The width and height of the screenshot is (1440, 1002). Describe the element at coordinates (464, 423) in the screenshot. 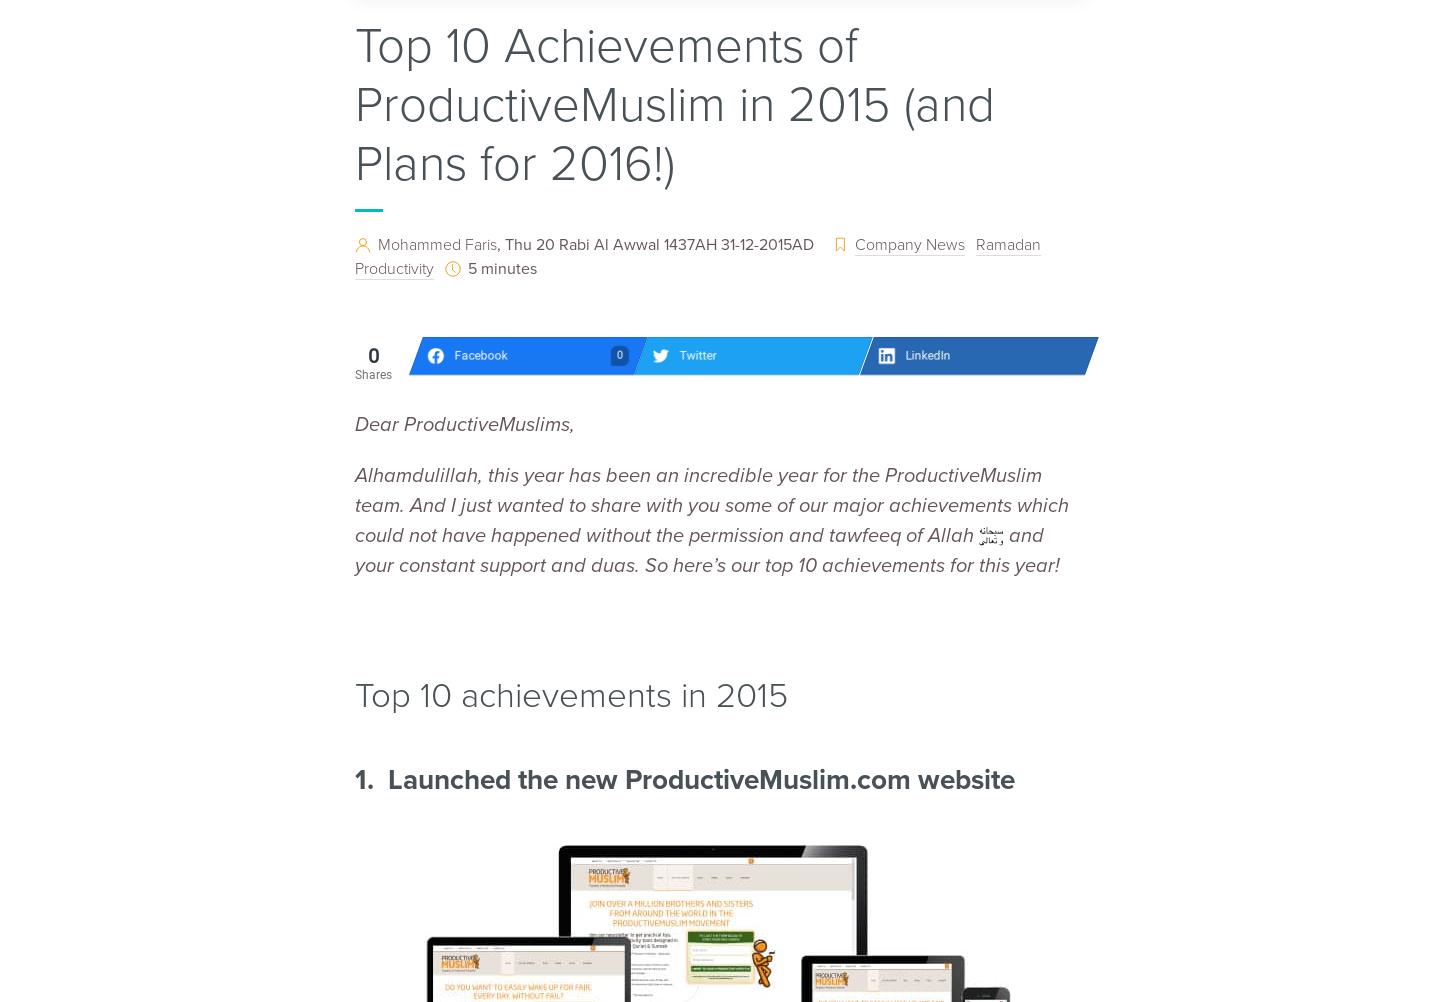

I see `'Dear ProductiveMuslims,'` at that location.